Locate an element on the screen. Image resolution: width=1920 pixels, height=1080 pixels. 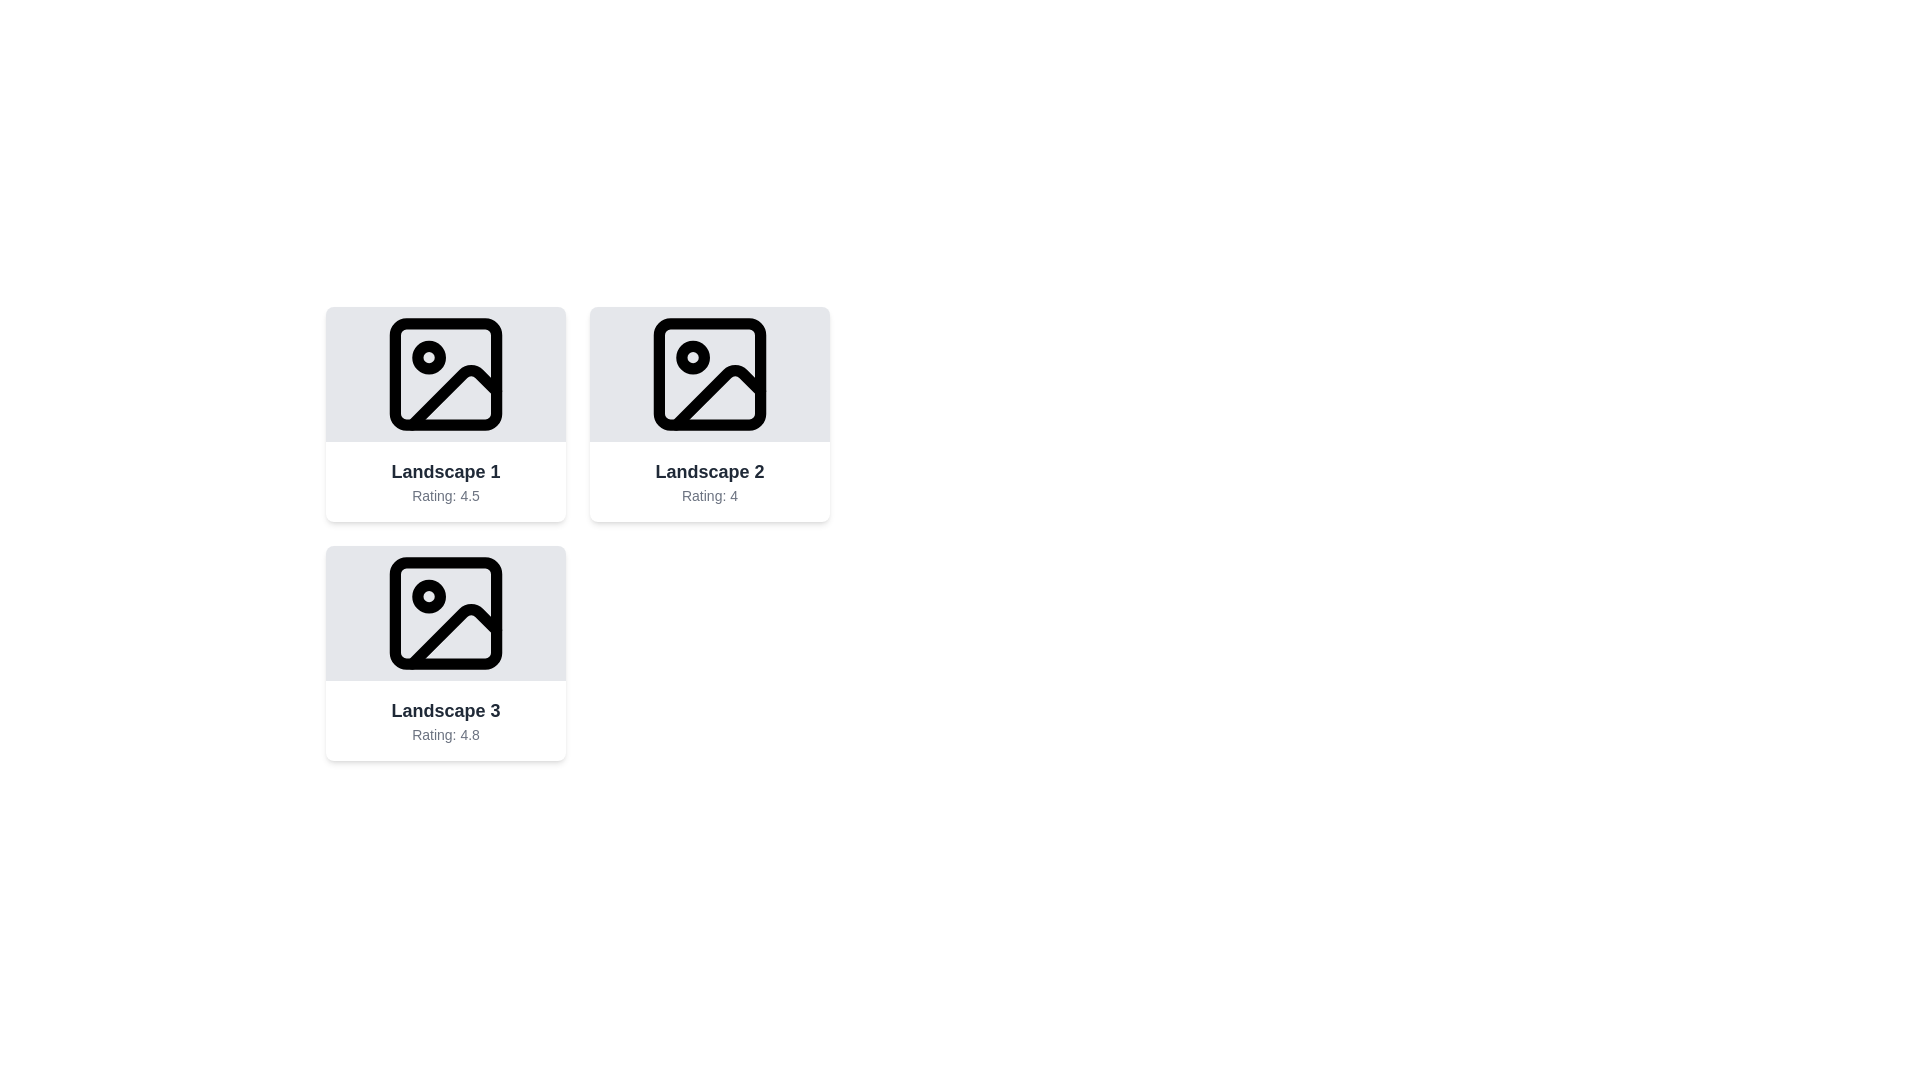
the small decorative graphical circle located within the image icon of the second card in the grid layout, which resembles a picture frame with a mountain and a sun is located at coordinates (693, 356).